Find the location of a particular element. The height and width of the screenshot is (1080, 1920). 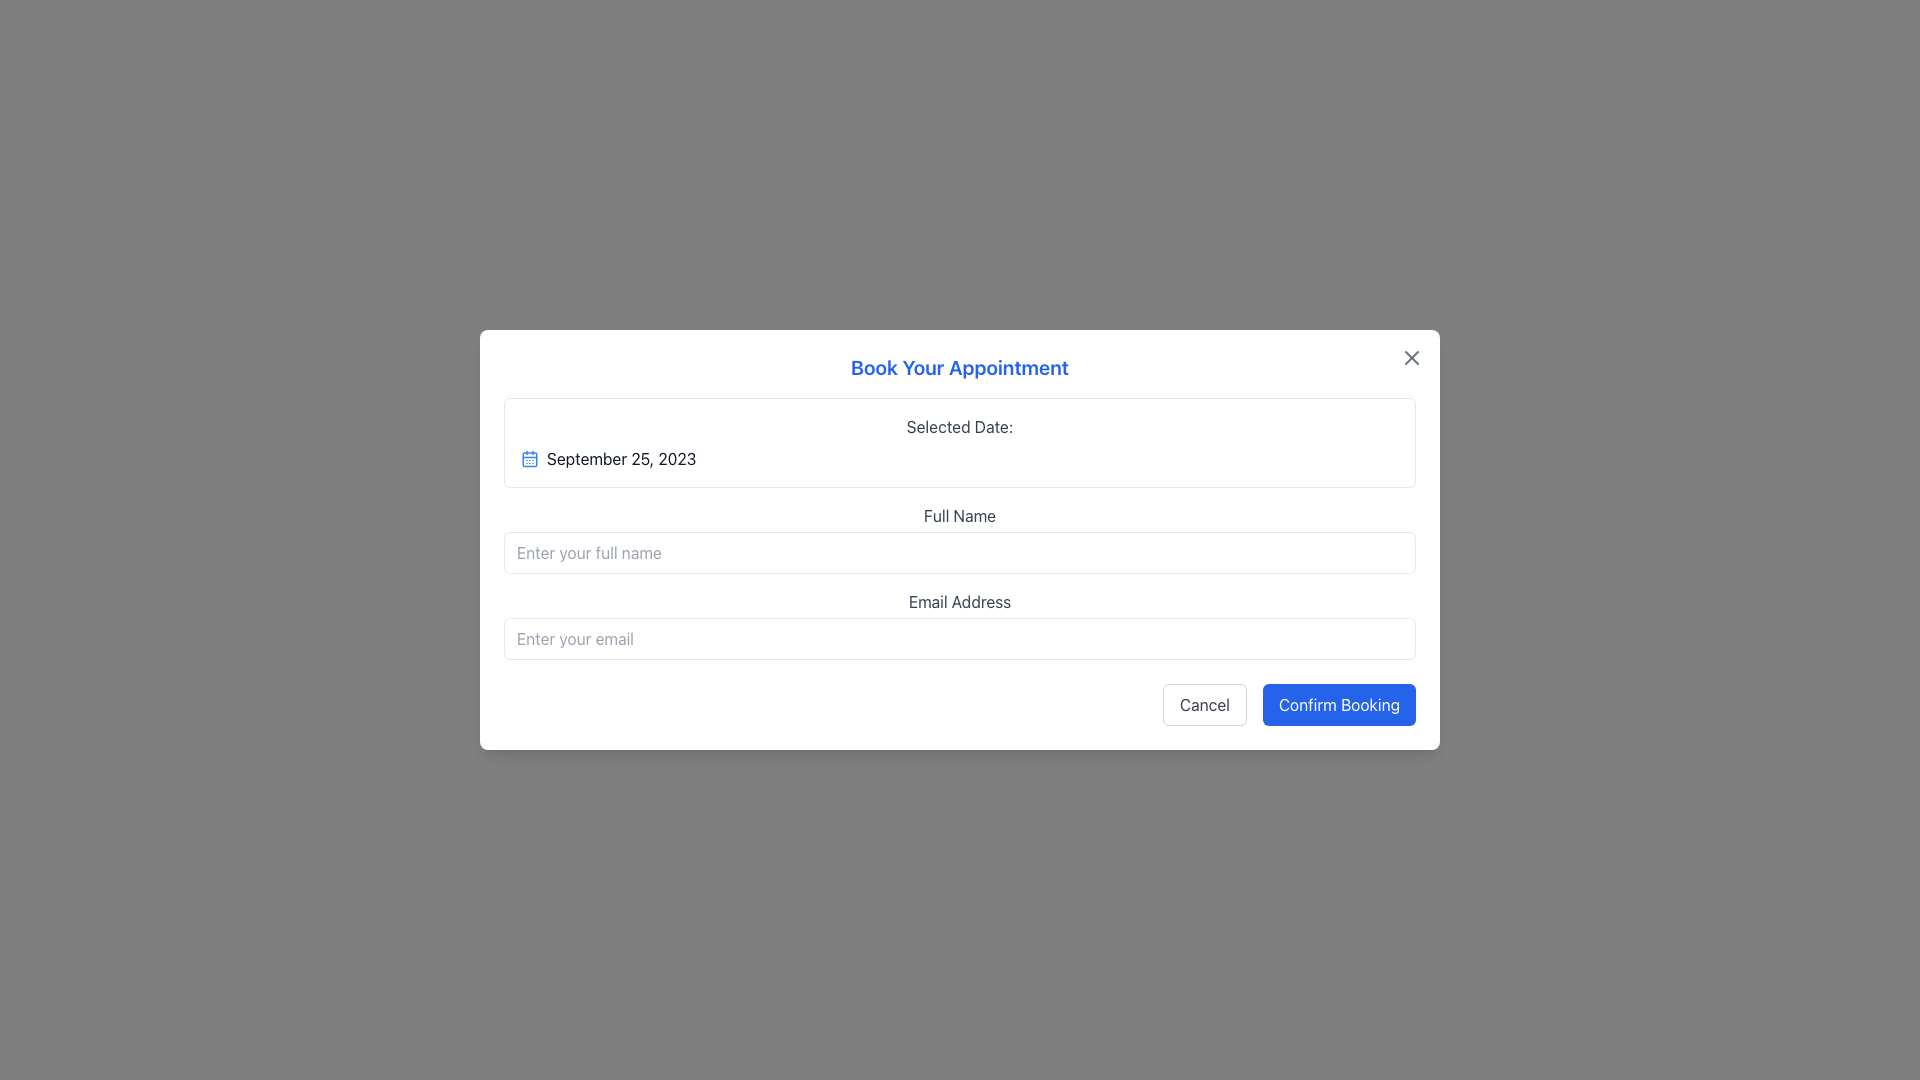

the 'Full Name' text input field in the 'Book Your Appointment' form by tabbing to it is located at coordinates (960, 552).